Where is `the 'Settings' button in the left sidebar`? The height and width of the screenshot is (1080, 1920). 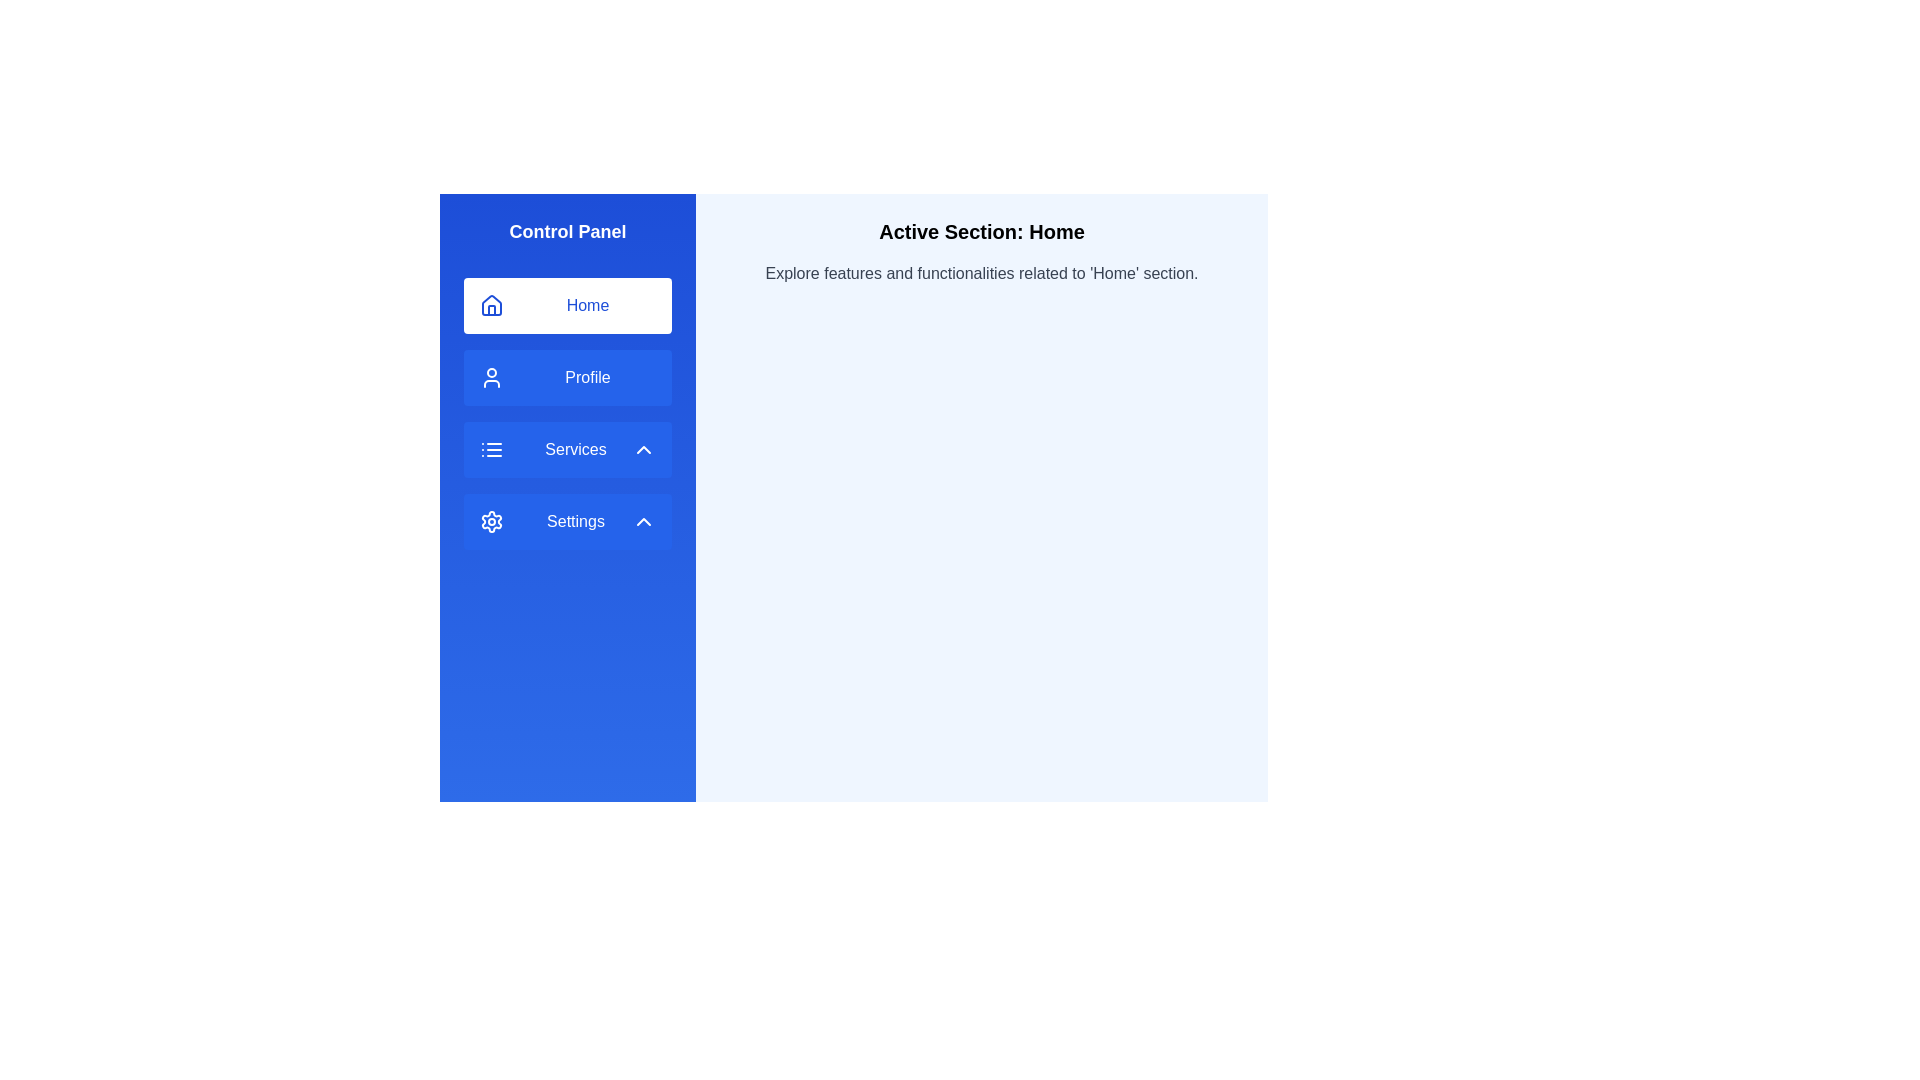
the 'Settings' button in the left sidebar is located at coordinates (566, 520).